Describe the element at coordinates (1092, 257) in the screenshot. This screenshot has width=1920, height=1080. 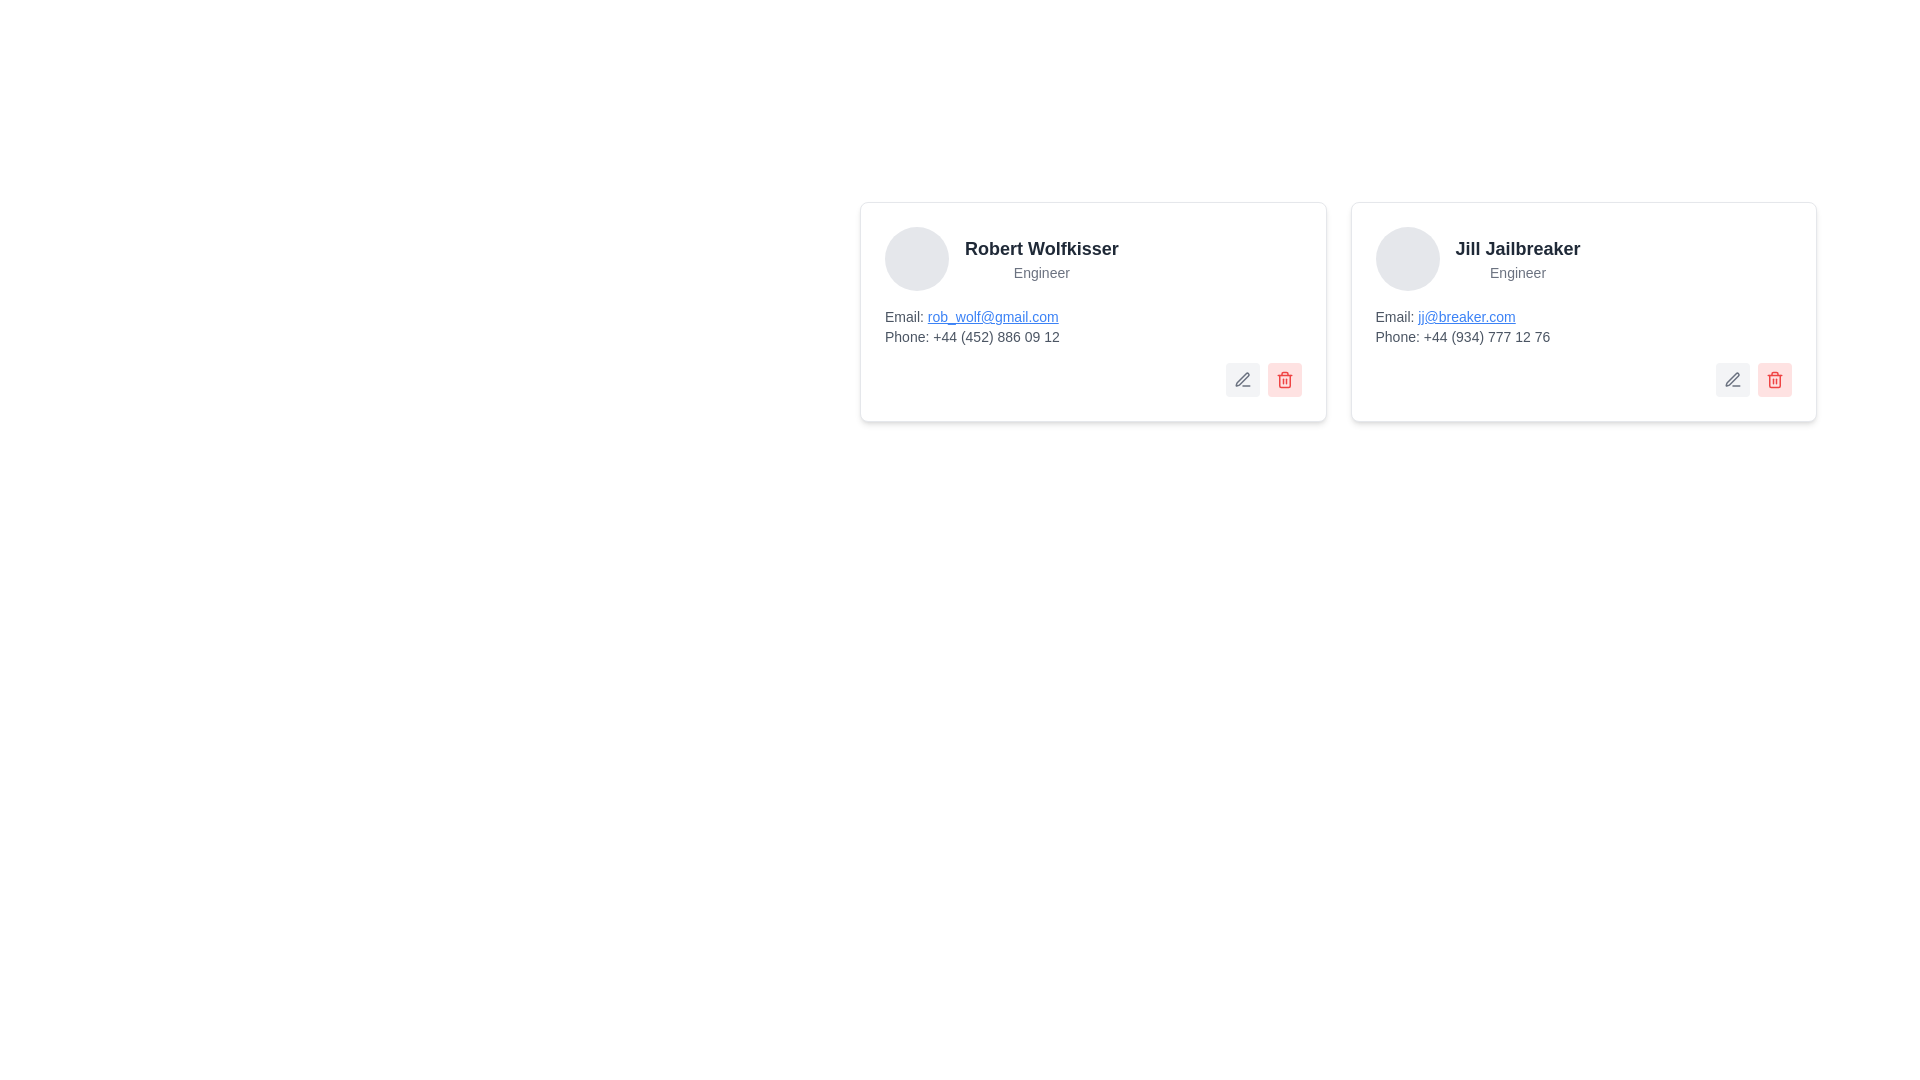
I see `displayed name 'Robert Wolfkisser' and role 'Engineer' from the bold text label located at the top section of the card component on the left side of a two-card layout` at that location.